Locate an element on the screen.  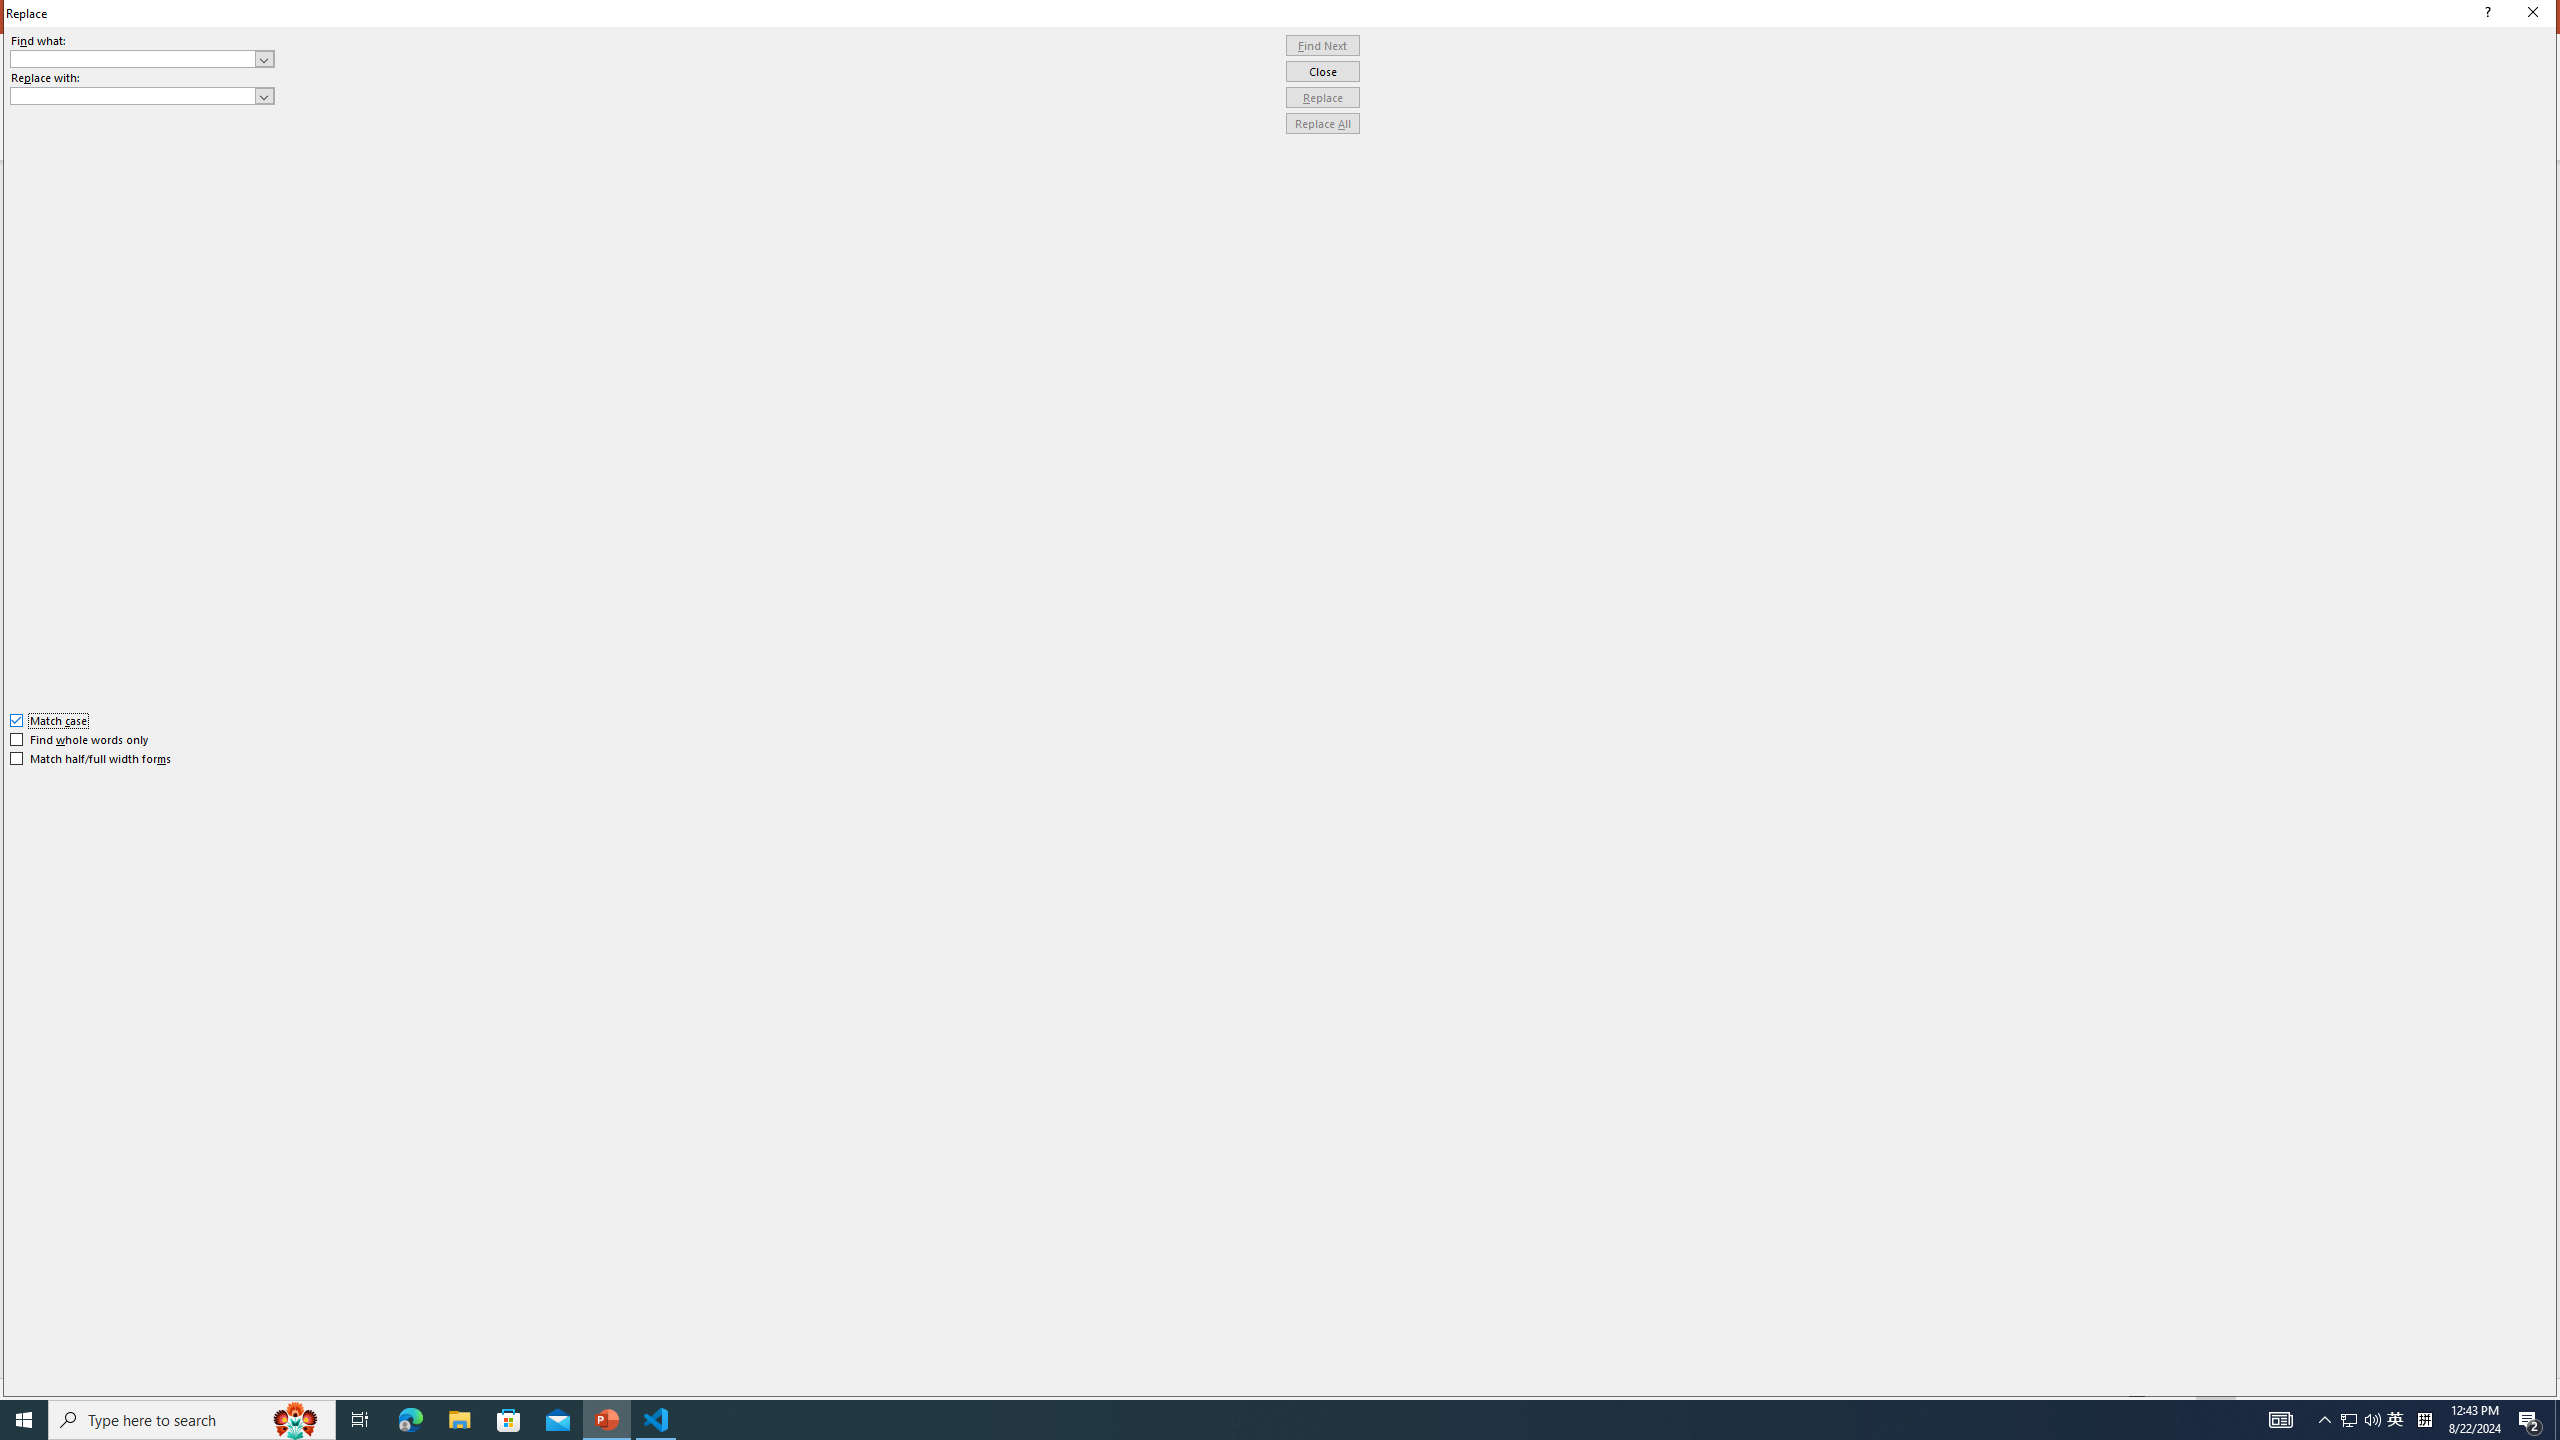
'Replace with' is located at coordinates (142, 95).